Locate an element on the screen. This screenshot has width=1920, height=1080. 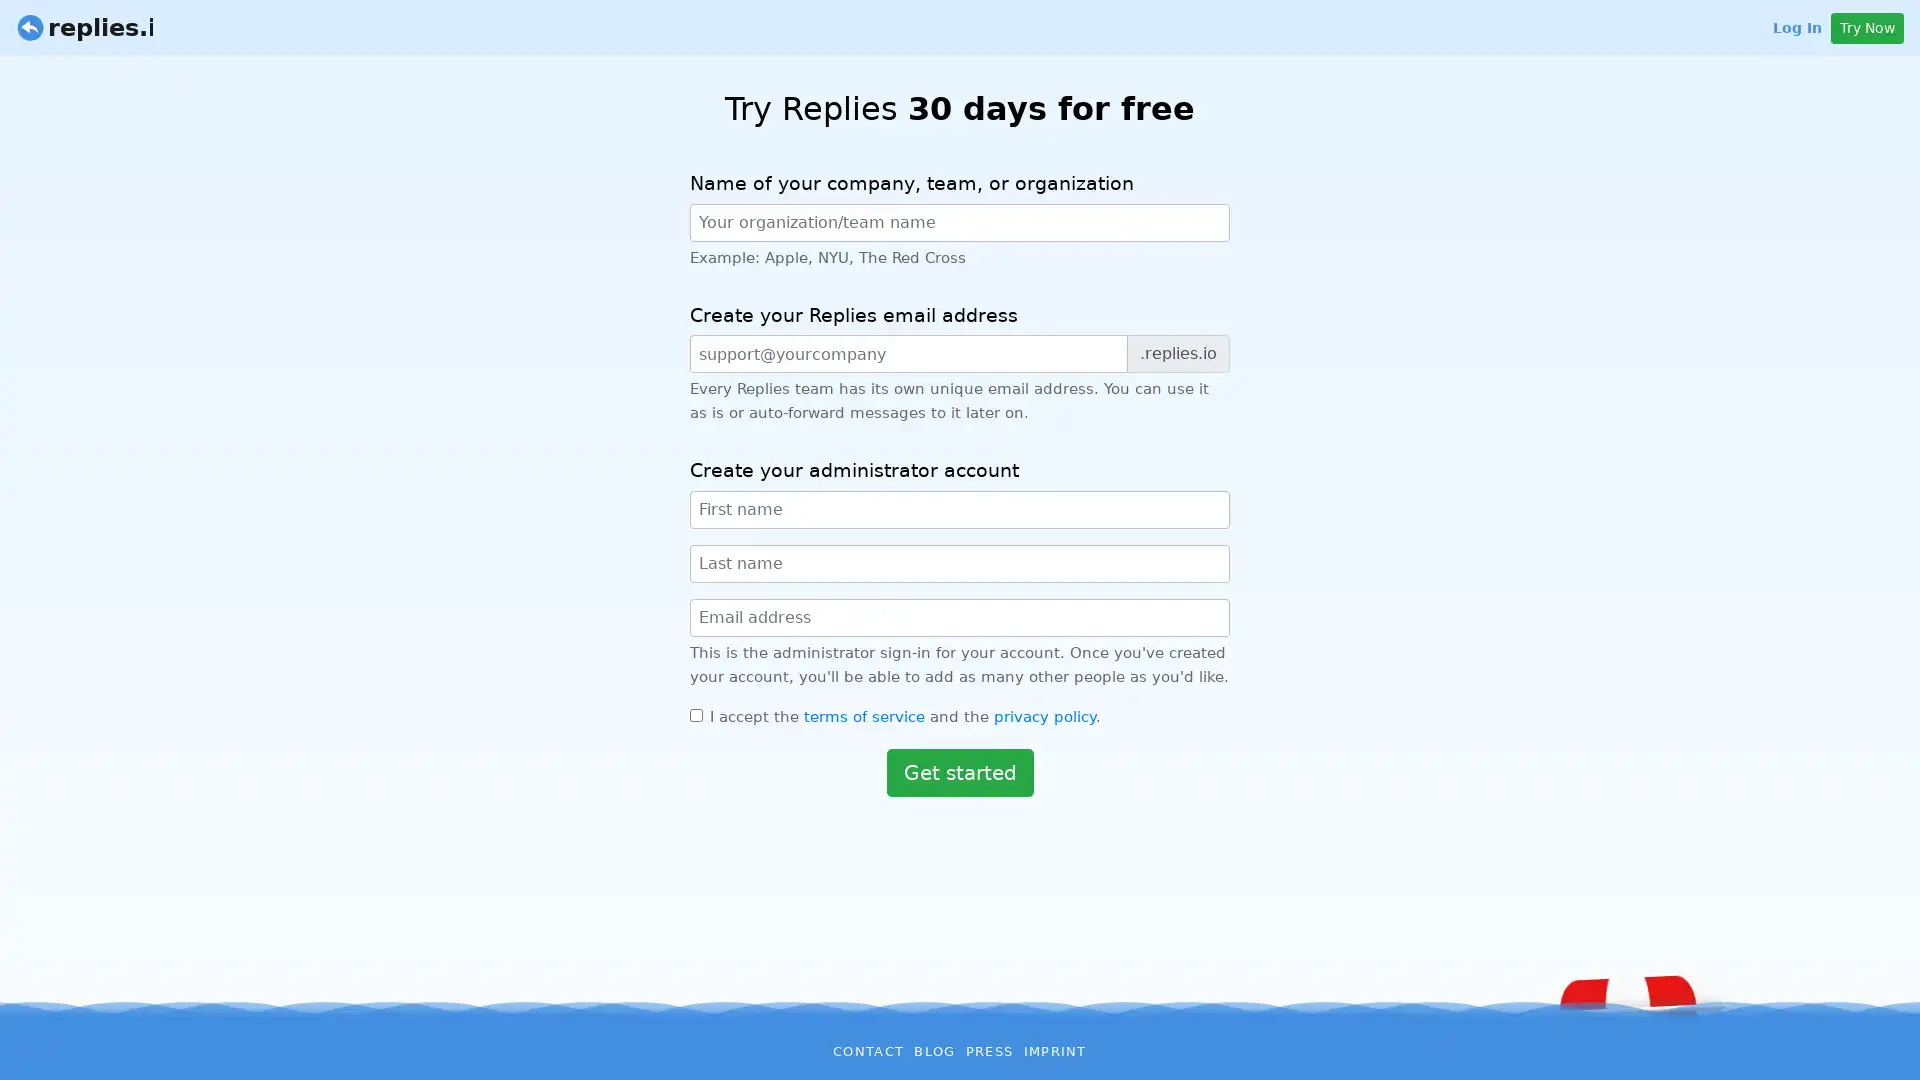
Get started is located at coordinates (958, 770).